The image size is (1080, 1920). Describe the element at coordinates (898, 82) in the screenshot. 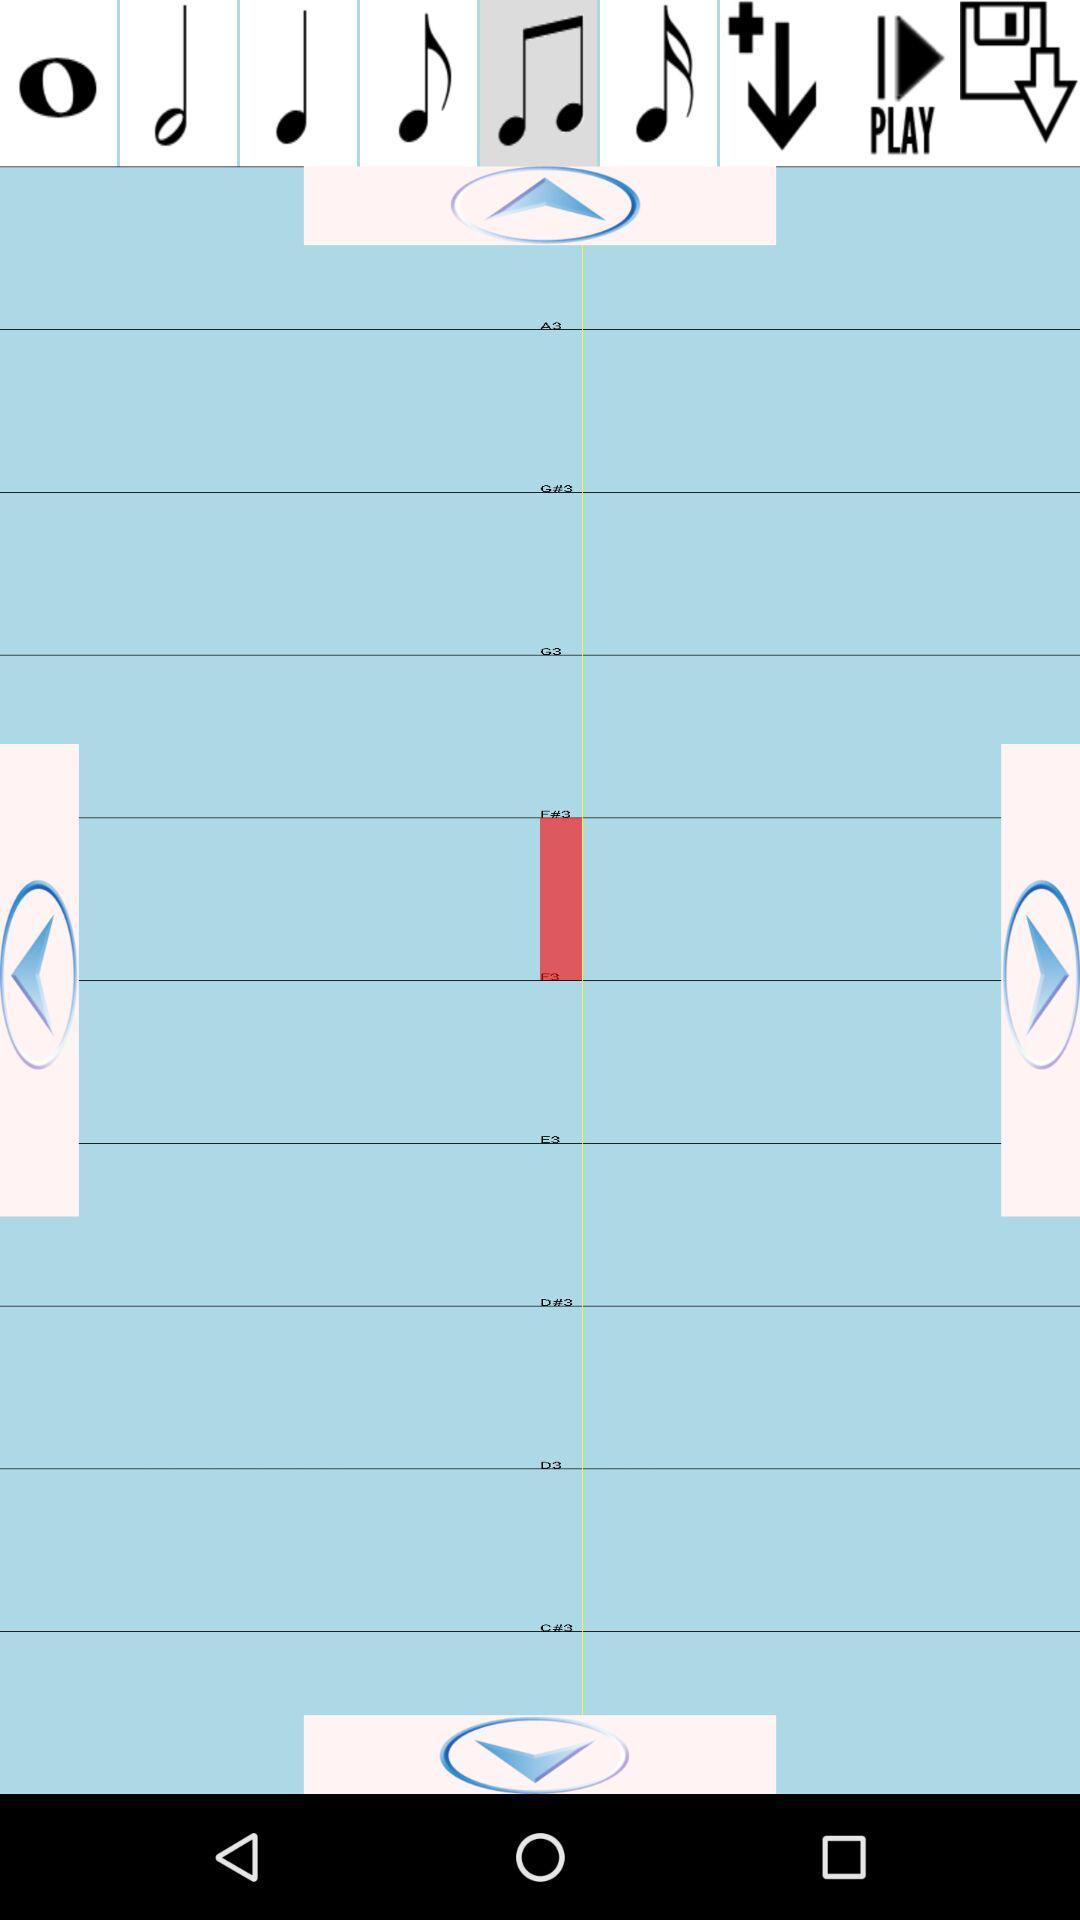

I see `play` at that location.